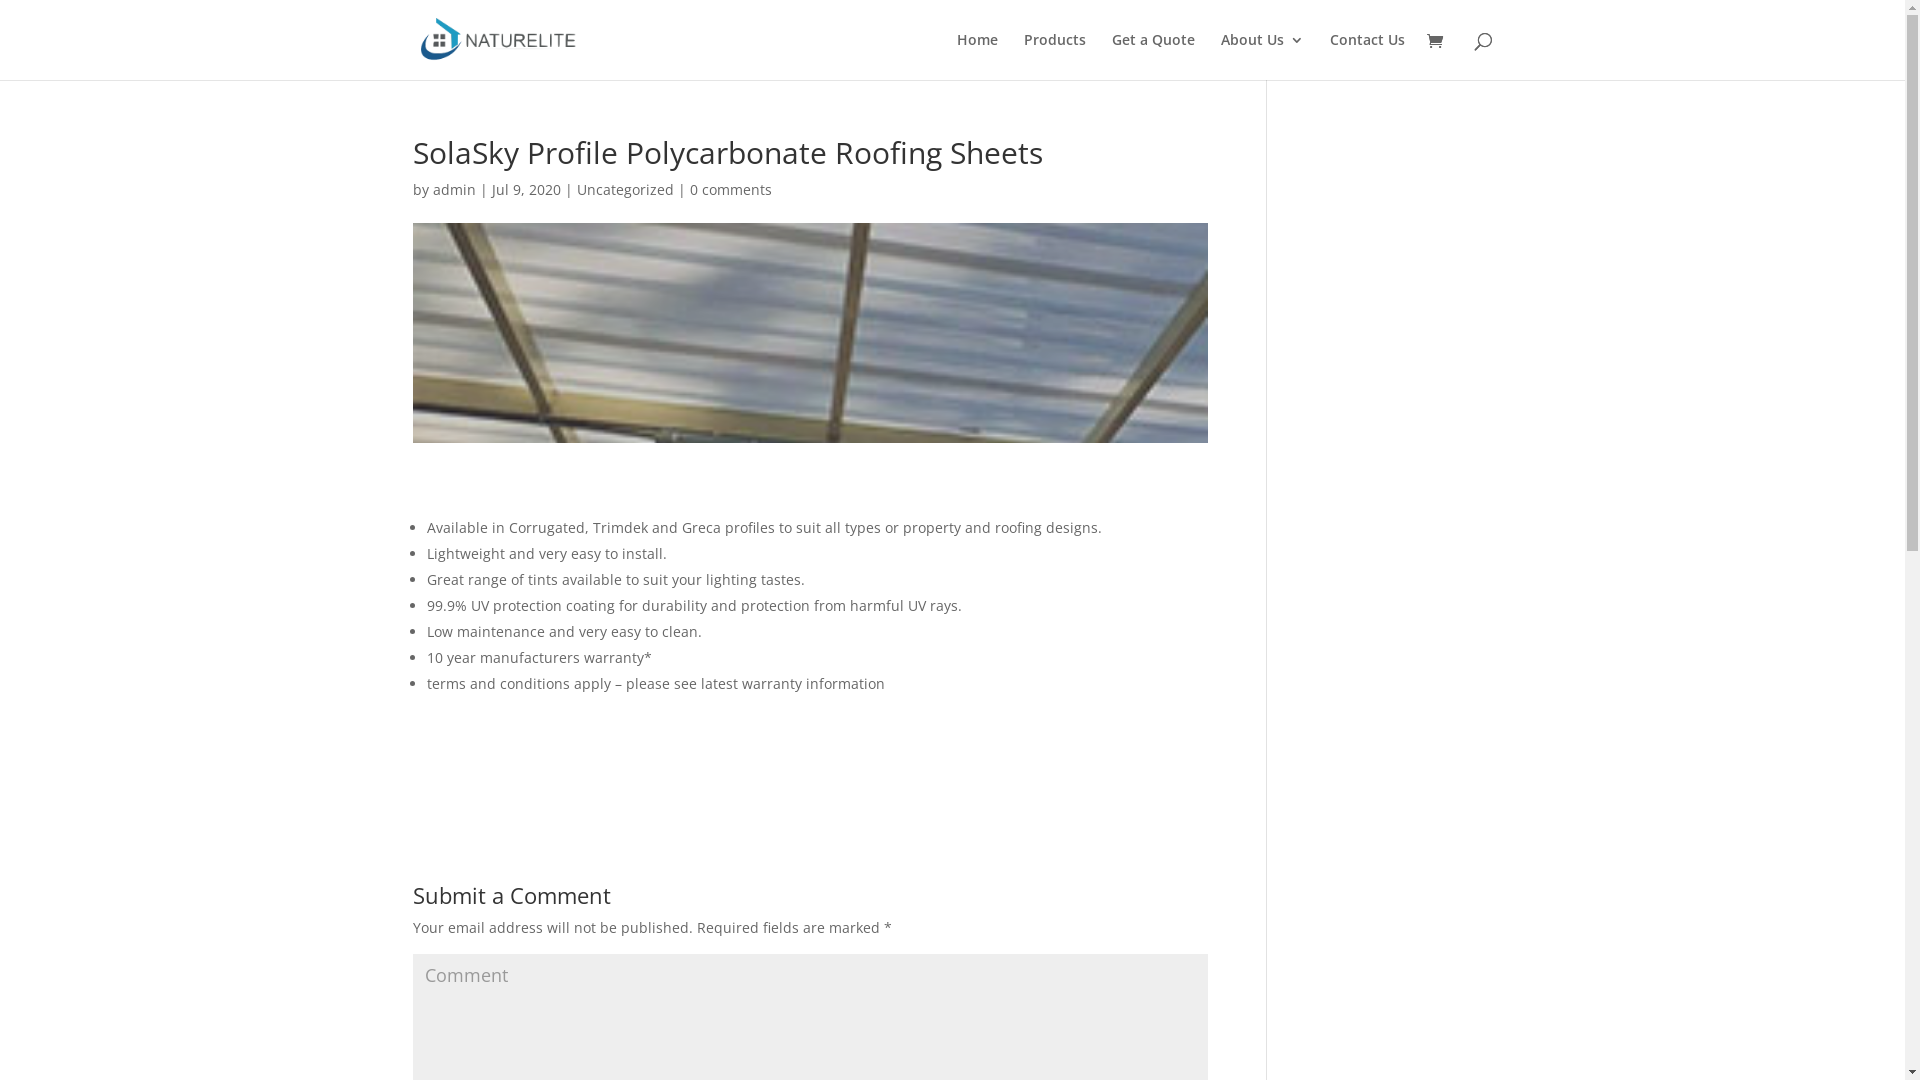 The width and height of the screenshot is (1920, 1080). Describe the element at coordinates (1366, 55) in the screenshot. I see `'Contact Us'` at that location.